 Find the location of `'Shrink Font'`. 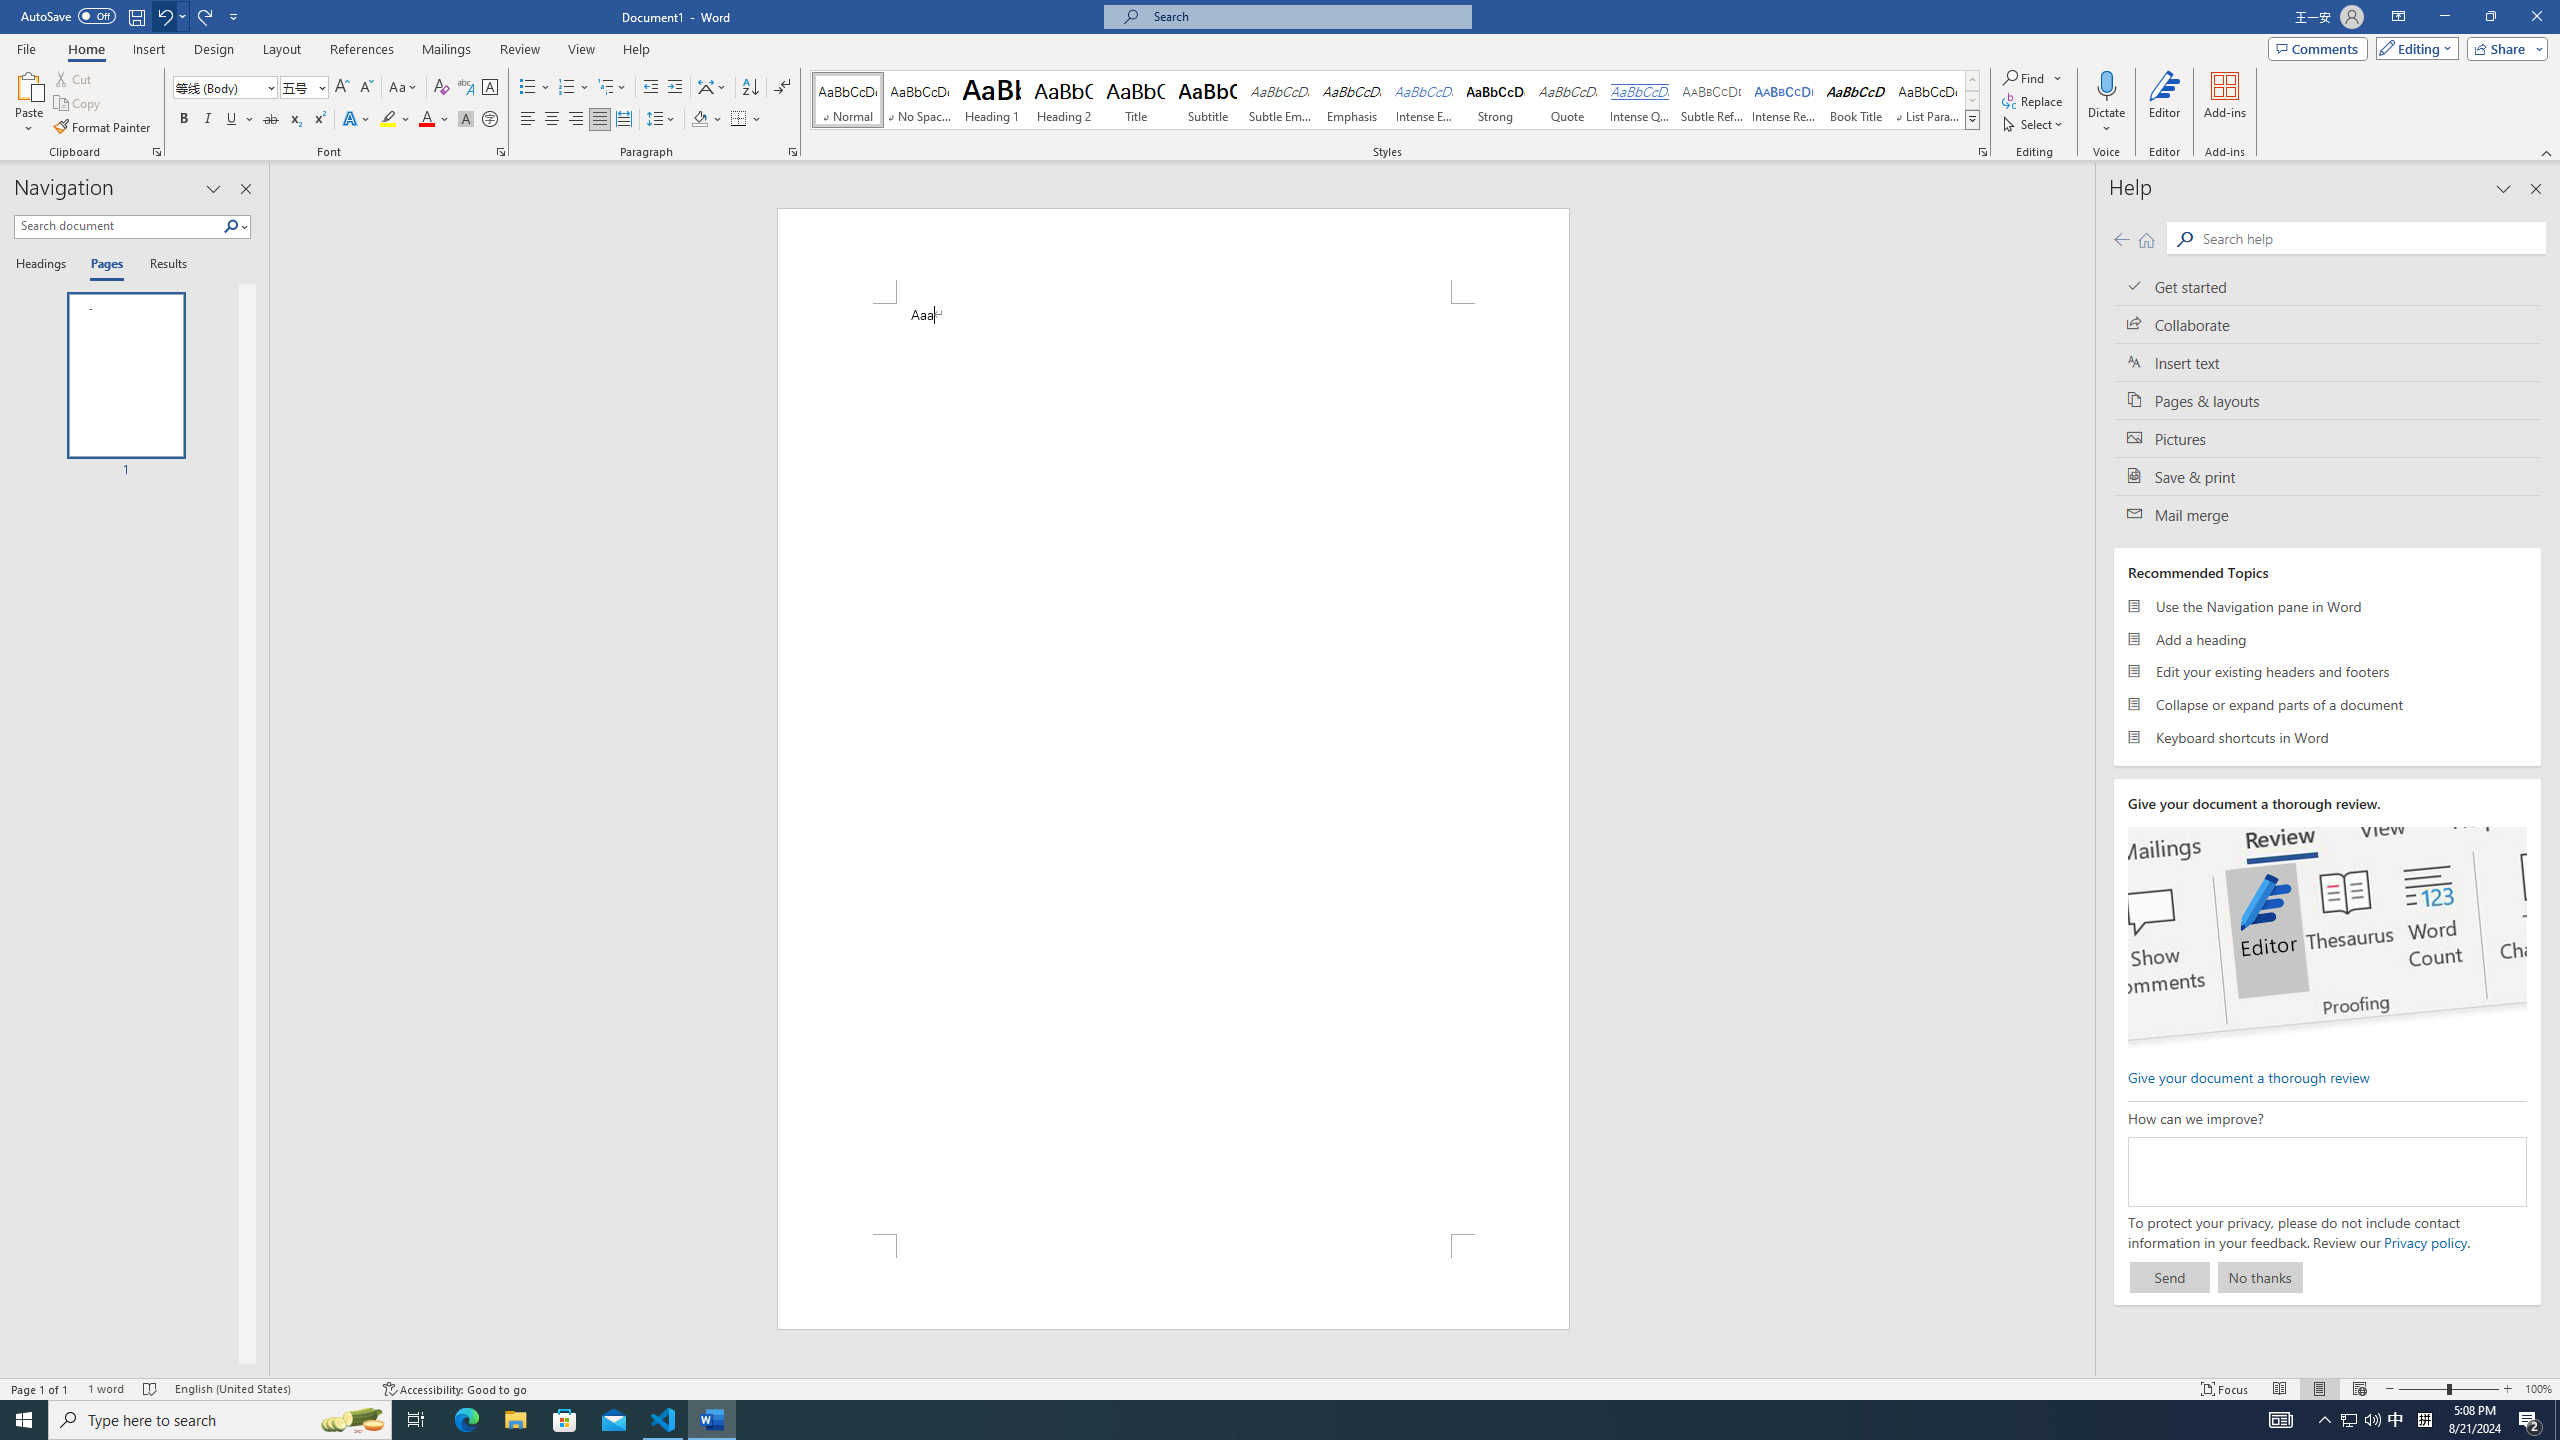

'Shrink Font' is located at coordinates (366, 87).